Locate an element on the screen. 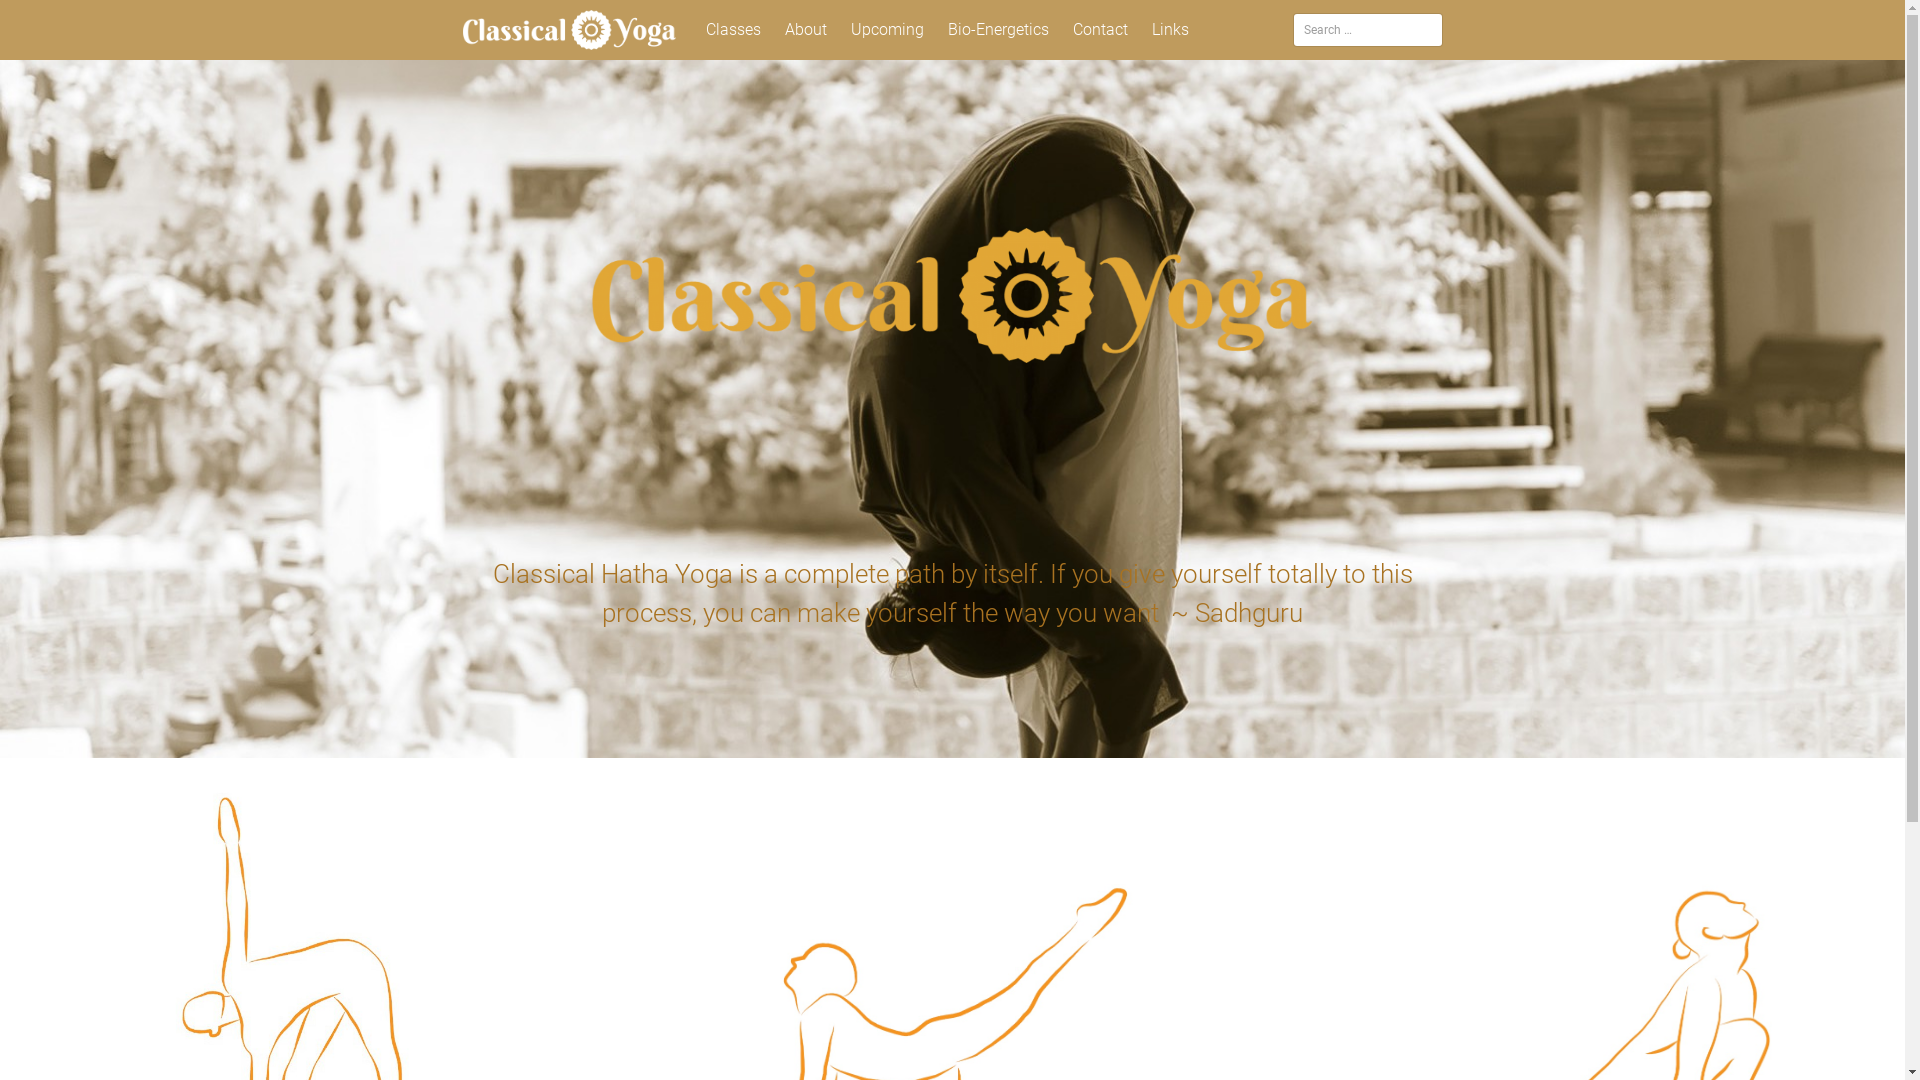 Image resolution: width=1920 pixels, height=1080 pixels. 'Classes' is located at coordinates (696, 30).